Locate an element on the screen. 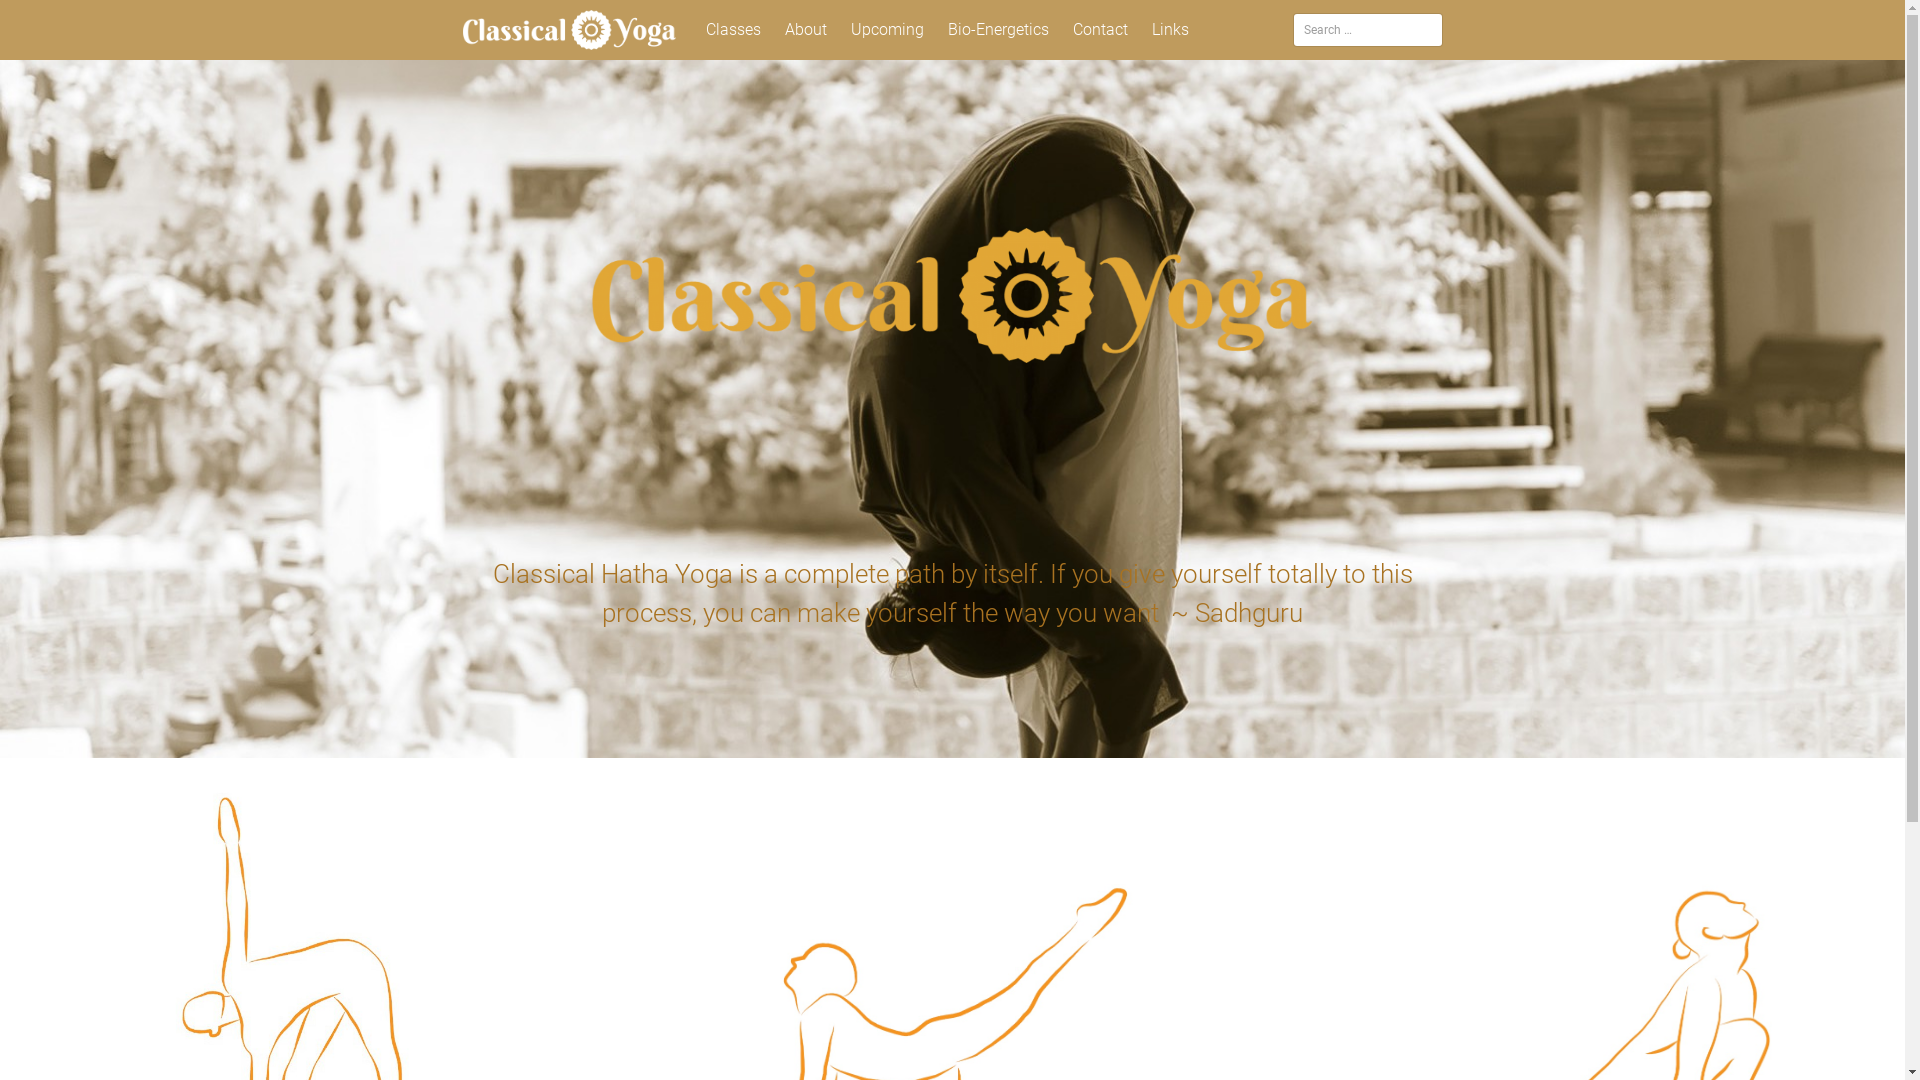 Image resolution: width=1920 pixels, height=1080 pixels. 'Classes' is located at coordinates (696, 30).